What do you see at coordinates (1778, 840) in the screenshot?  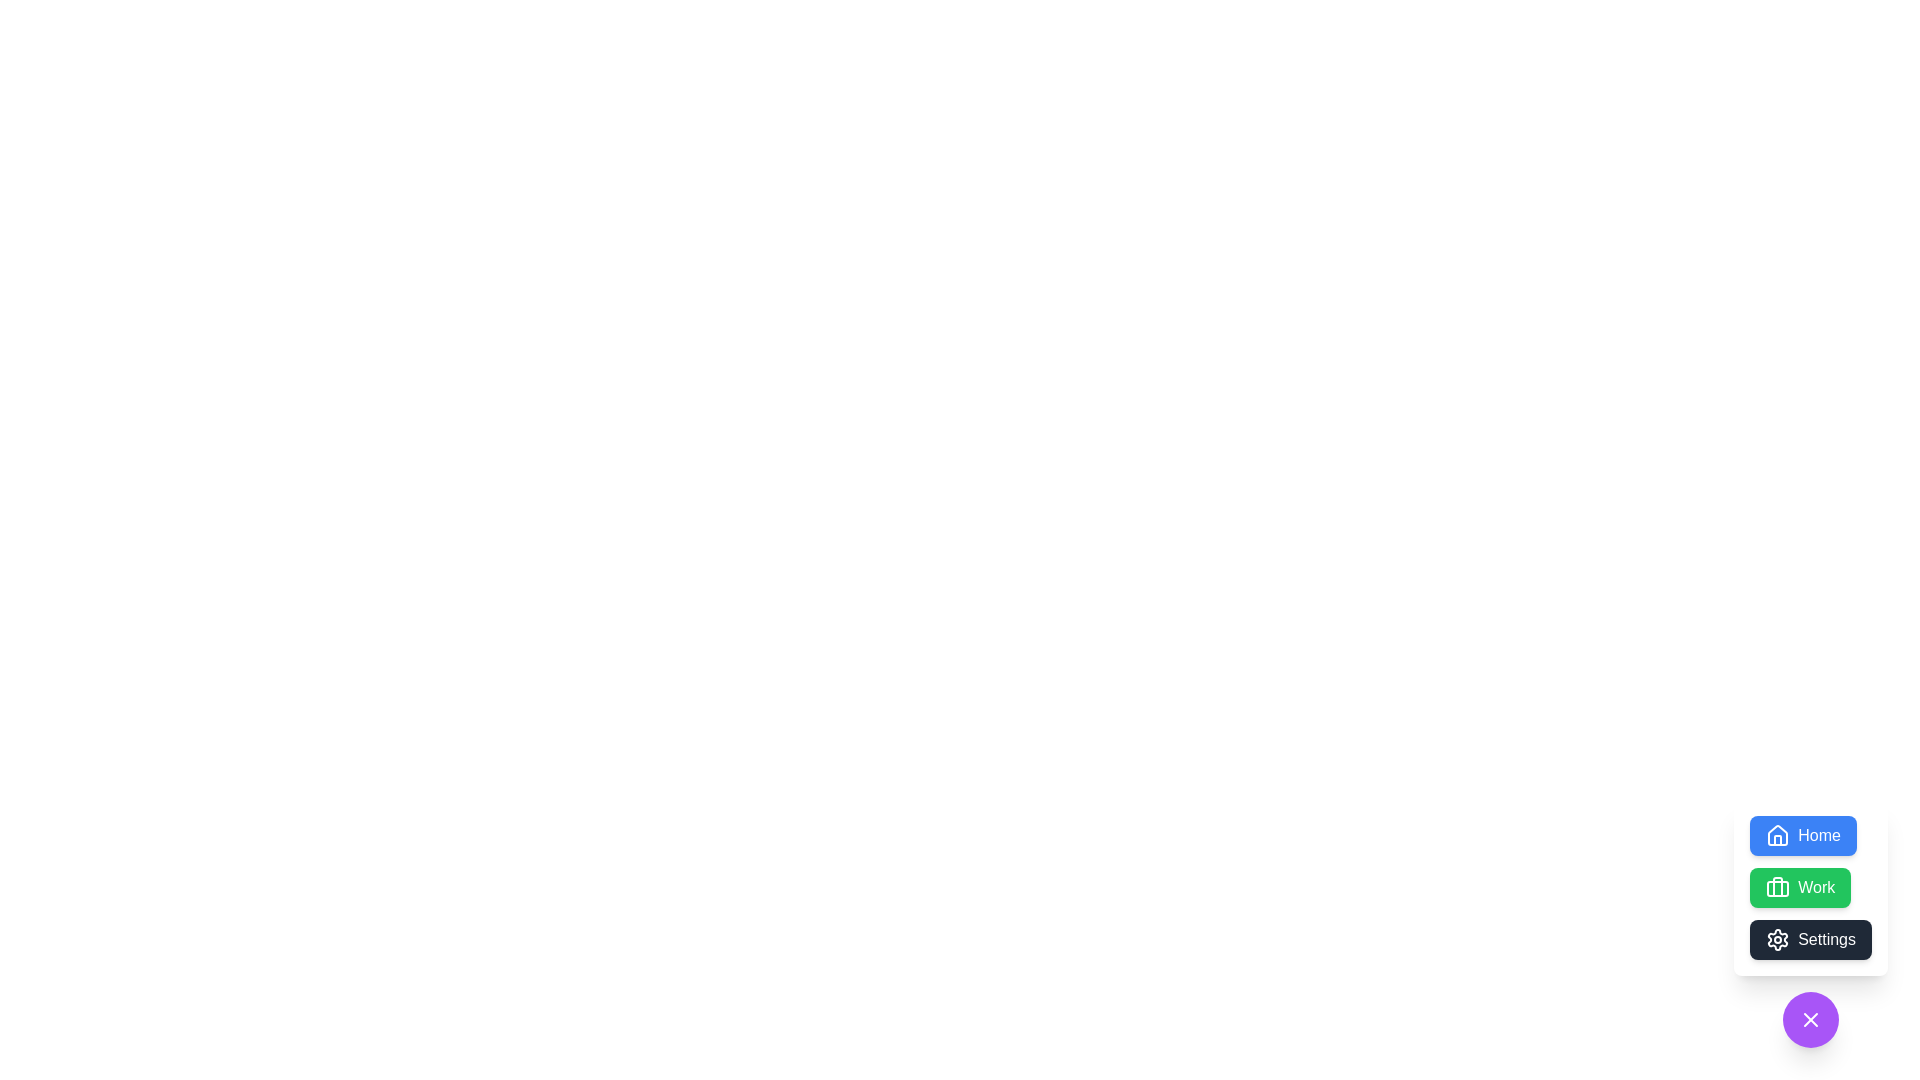 I see `the lower vertical rectangle of the house icon in the SVG graphic, which symbolizes the entrance to the house, located centrally below the triangular roof structure` at bounding box center [1778, 840].